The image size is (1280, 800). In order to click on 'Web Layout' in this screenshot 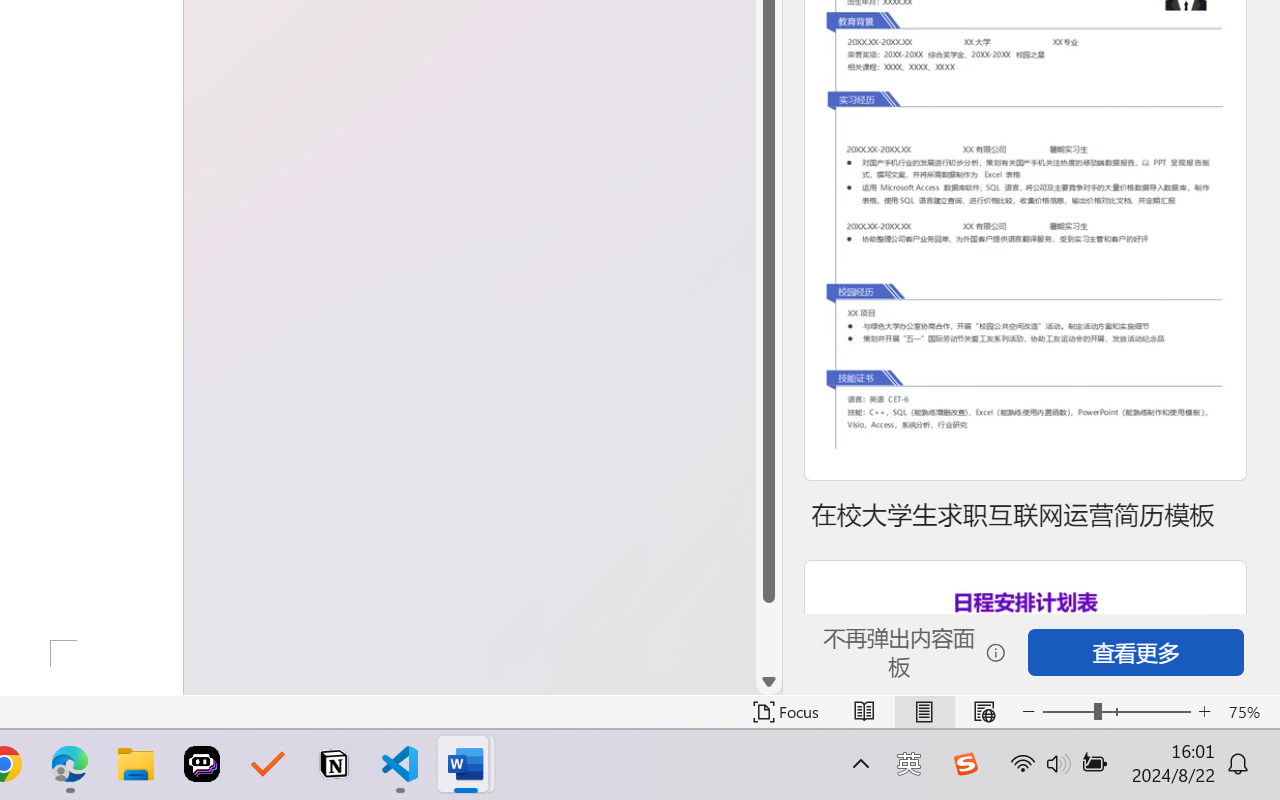, I will do `click(984, 711)`.